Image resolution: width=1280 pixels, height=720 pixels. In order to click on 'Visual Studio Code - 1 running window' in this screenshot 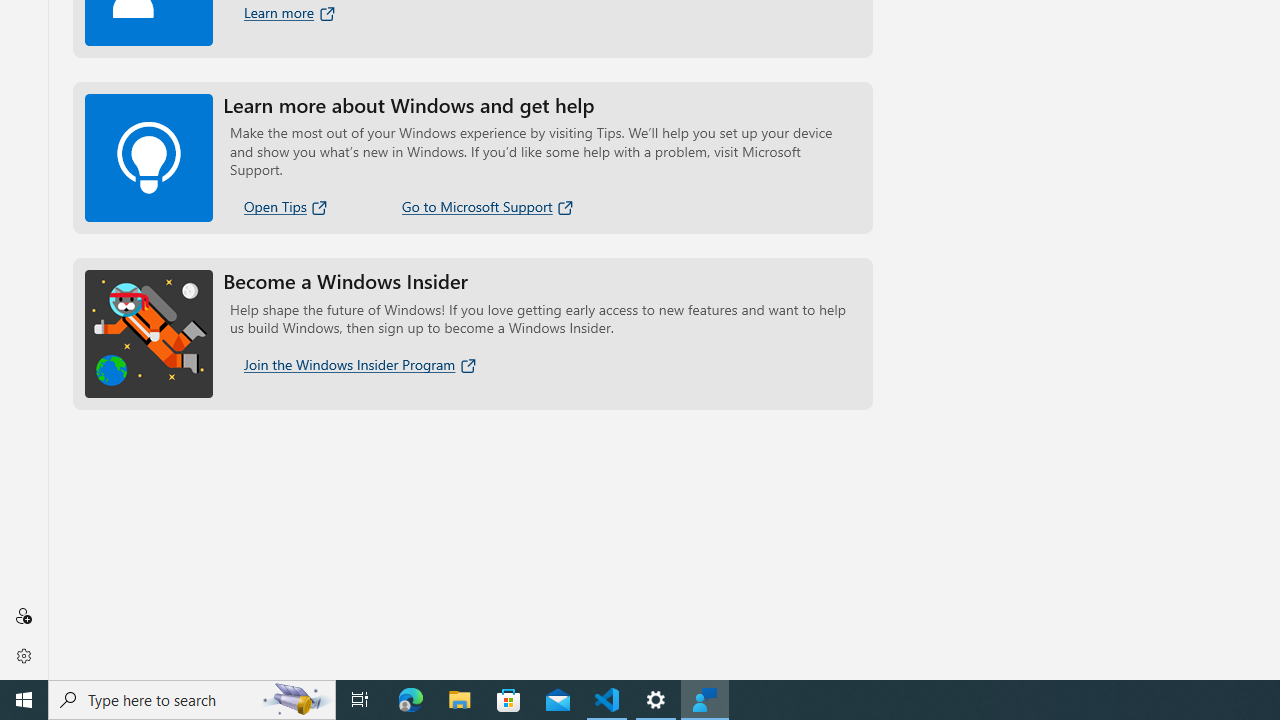, I will do `click(606, 698)`.